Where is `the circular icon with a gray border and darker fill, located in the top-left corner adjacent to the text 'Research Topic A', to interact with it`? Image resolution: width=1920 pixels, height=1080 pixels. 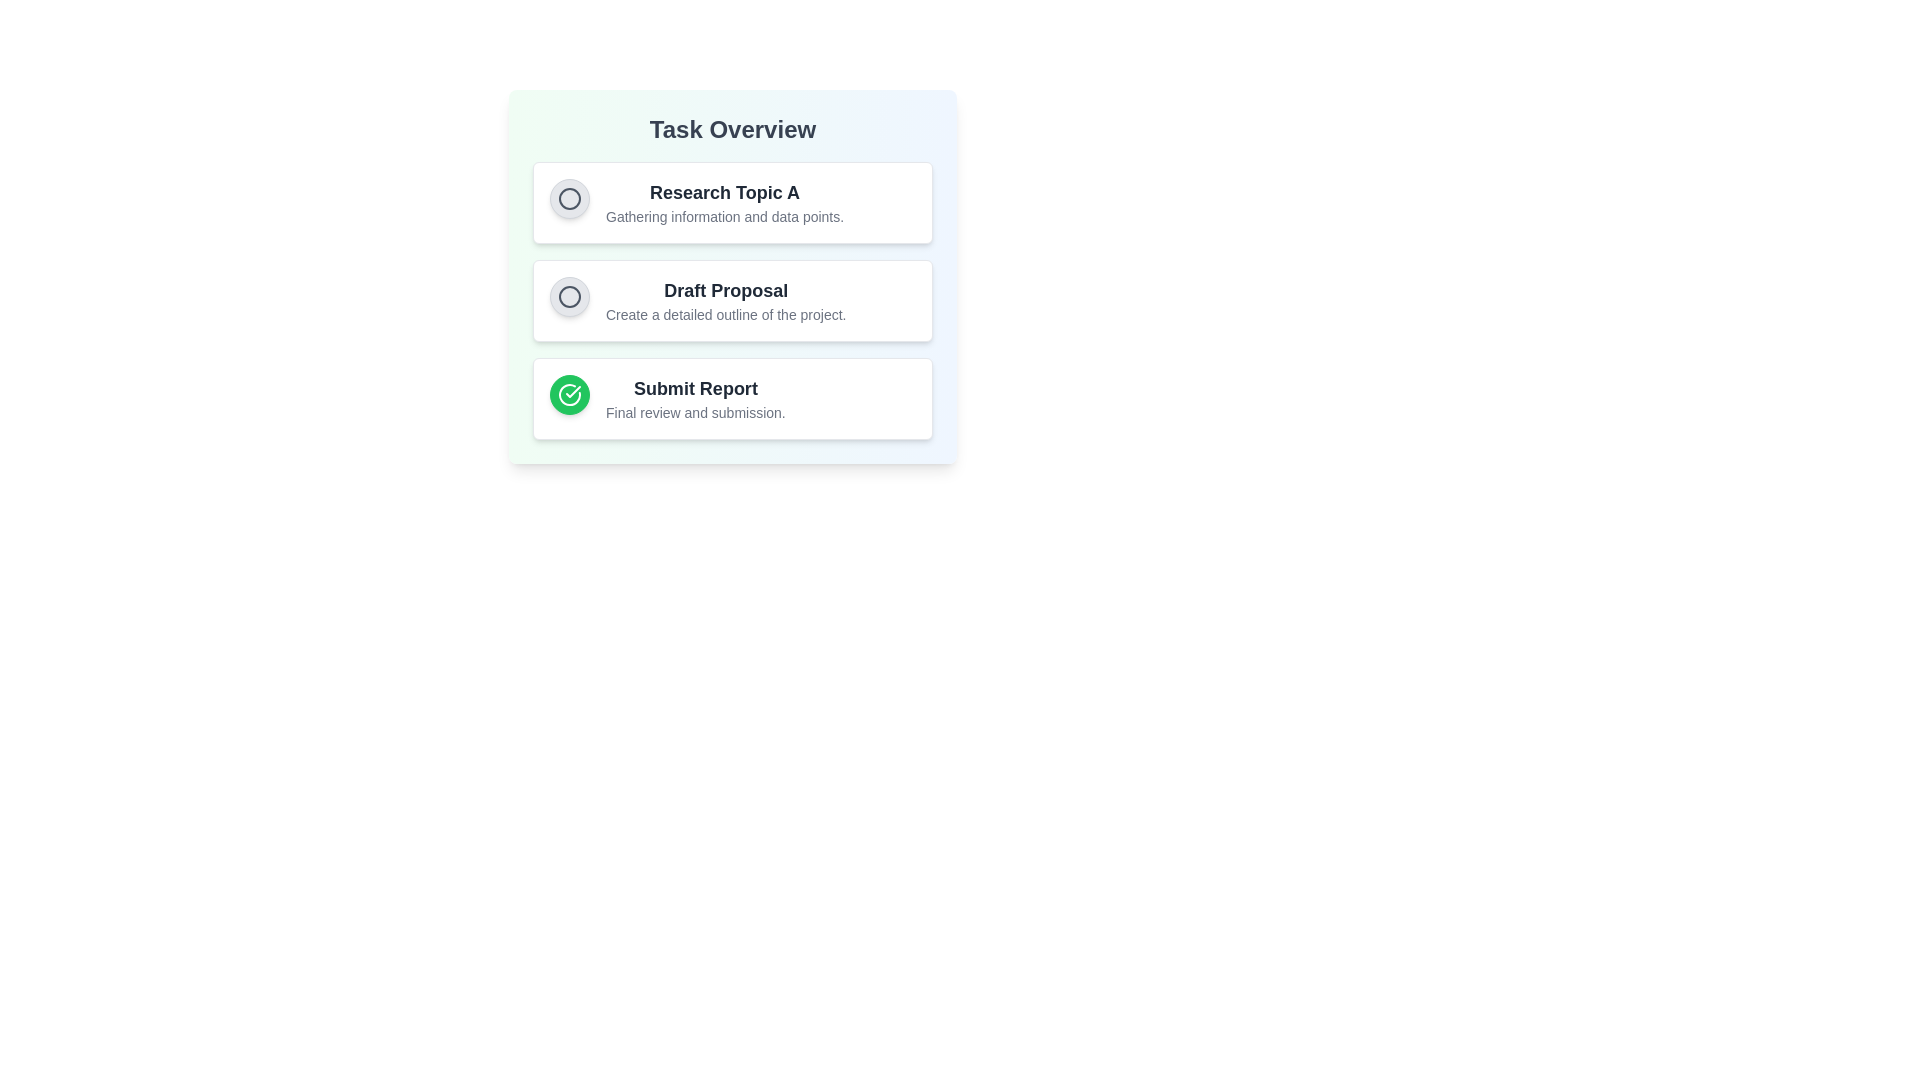
the circular icon with a gray border and darker fill, located in the top-left corner adjacent to the text 'Research Topic A', to interact with it is located at coordinates (569, 199).